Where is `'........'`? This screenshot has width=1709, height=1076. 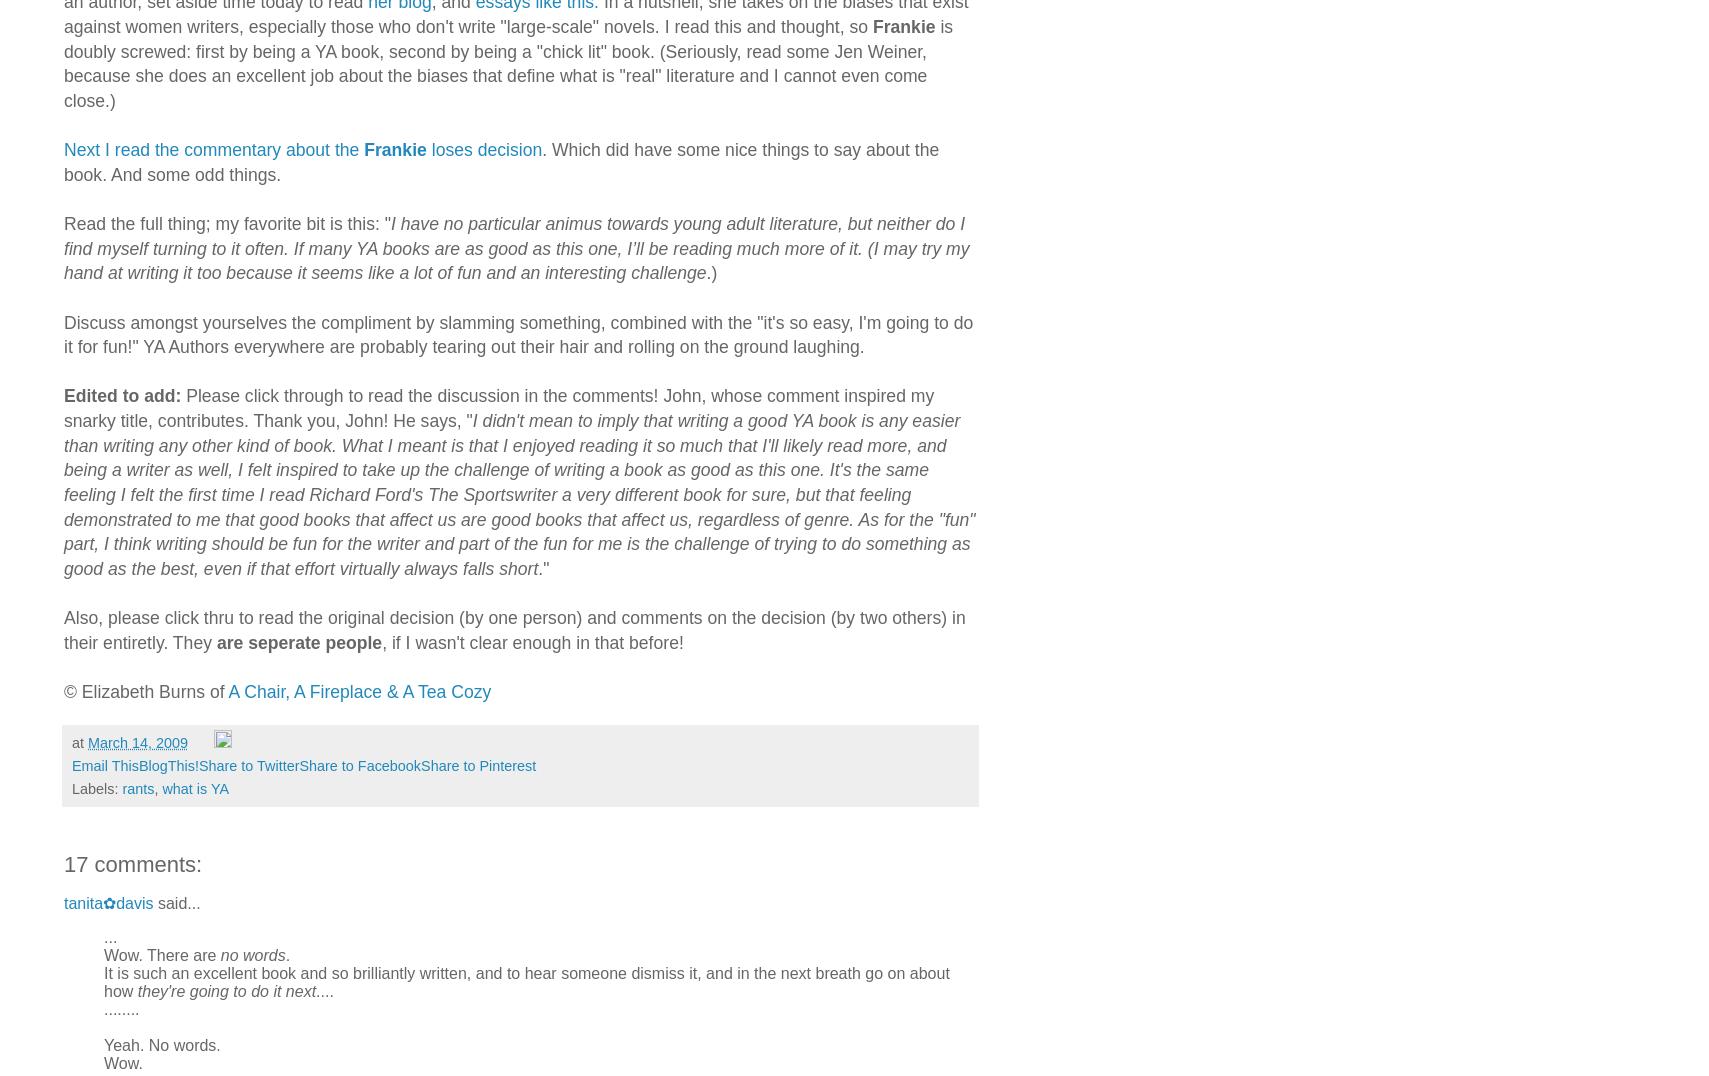 '........' is located at coordinates (120, 1007).